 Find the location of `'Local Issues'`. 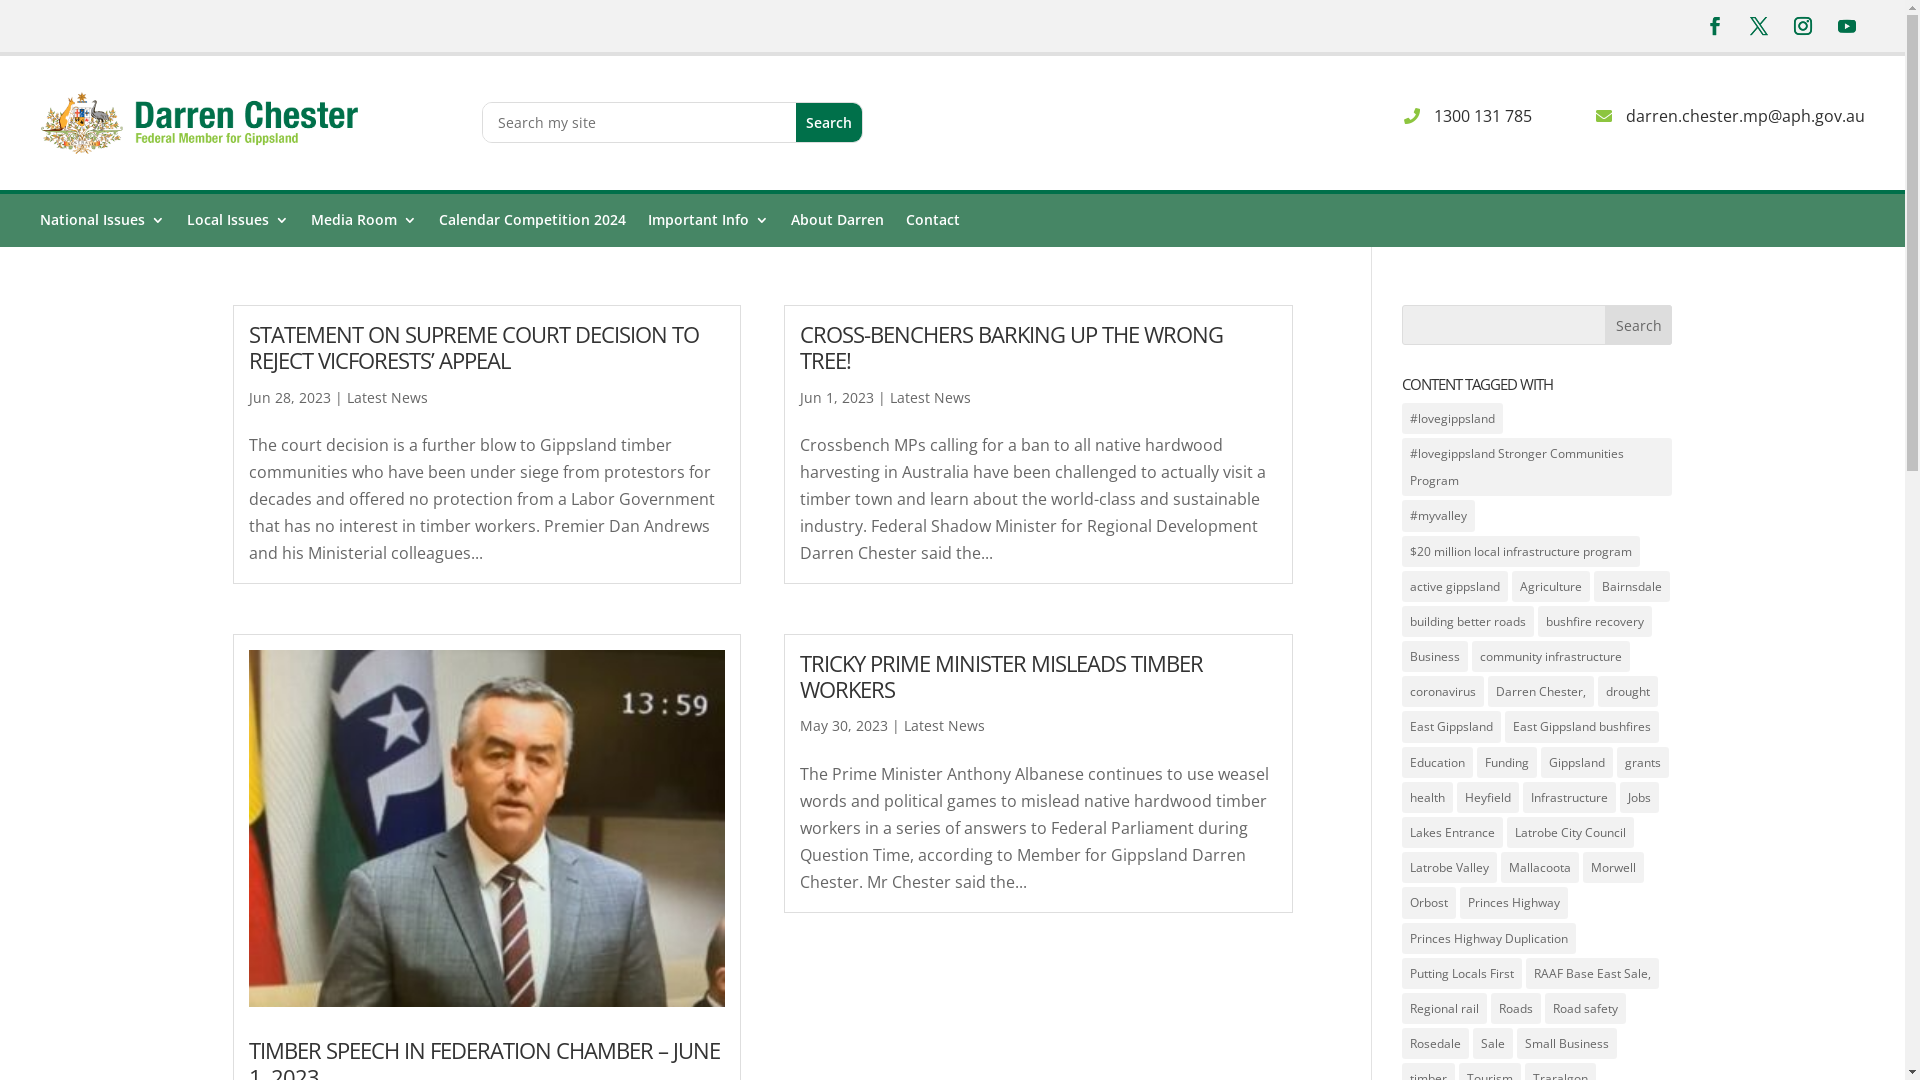

'Local Issues' is located at coordinates (238, 223).